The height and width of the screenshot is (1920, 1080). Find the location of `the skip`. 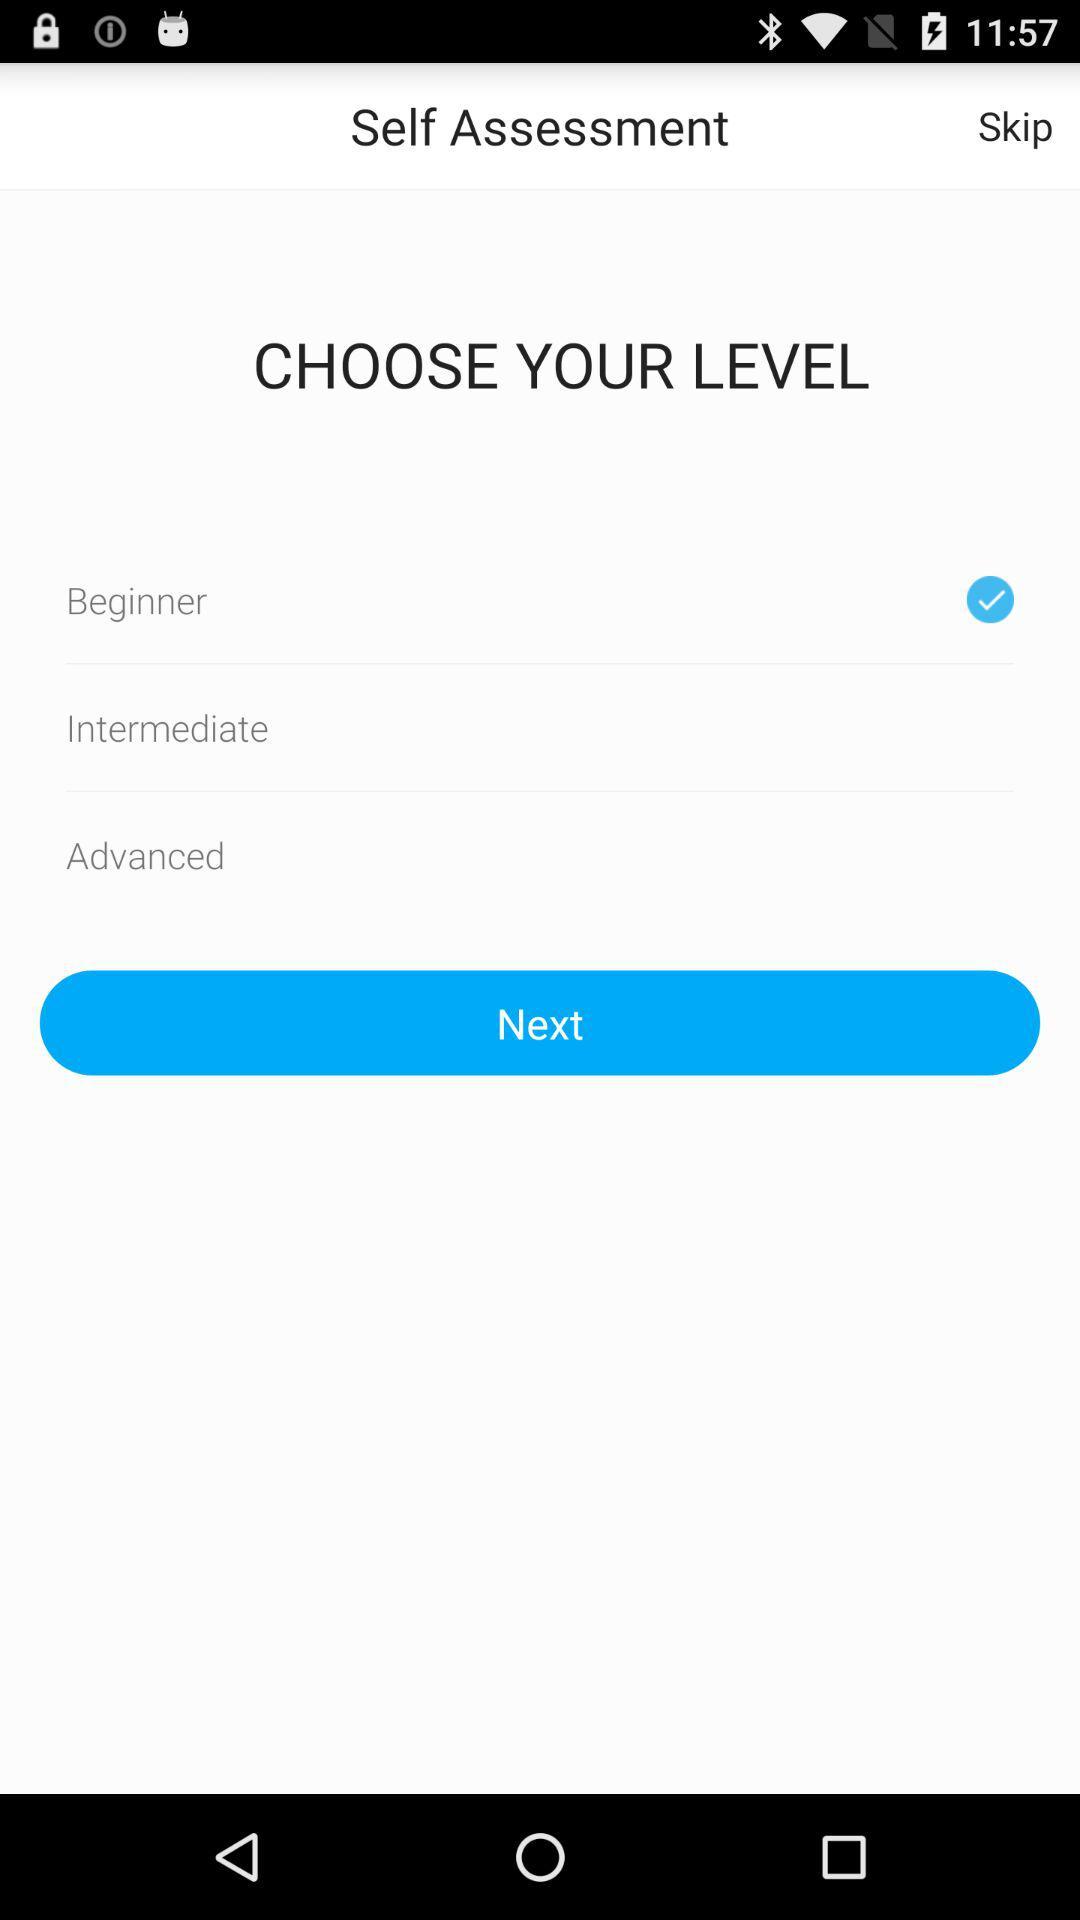

the skip is located at coordinates (1015, 124).